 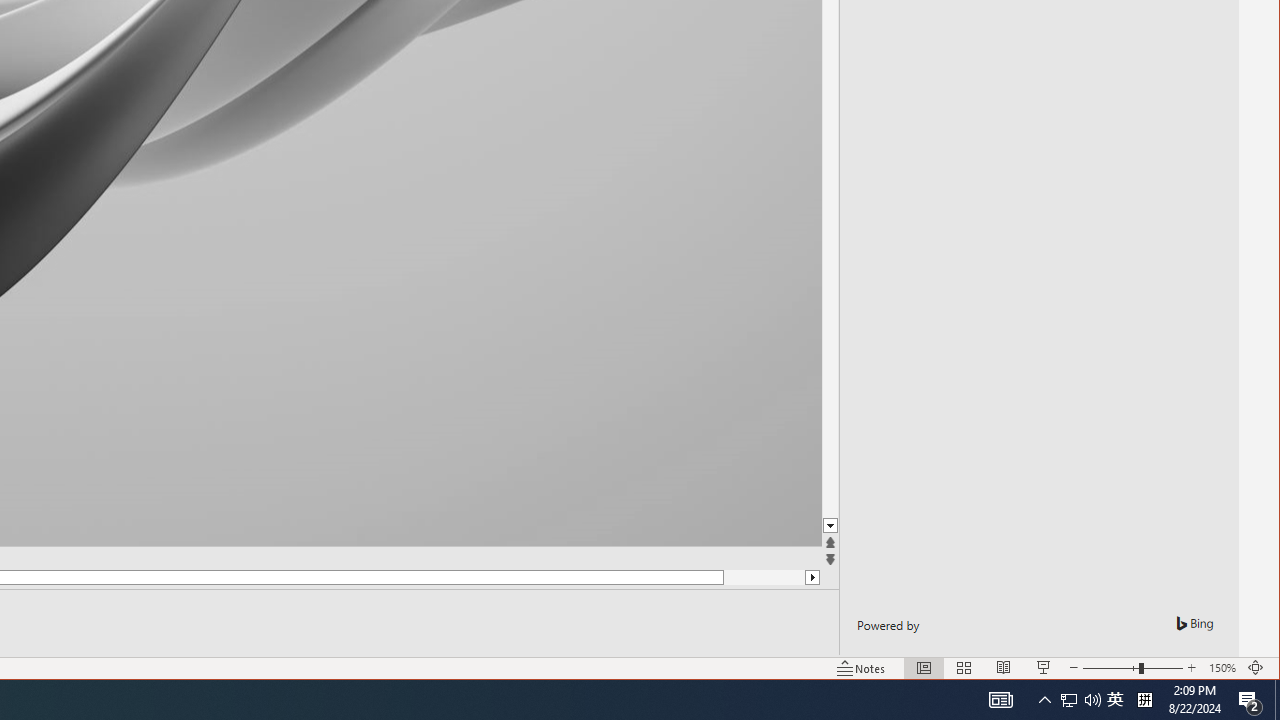 What do you see at coordinates (1092, 698) in the screenshot?
I see `'Q2790: 100%'` at bounding box center [1092, 698].